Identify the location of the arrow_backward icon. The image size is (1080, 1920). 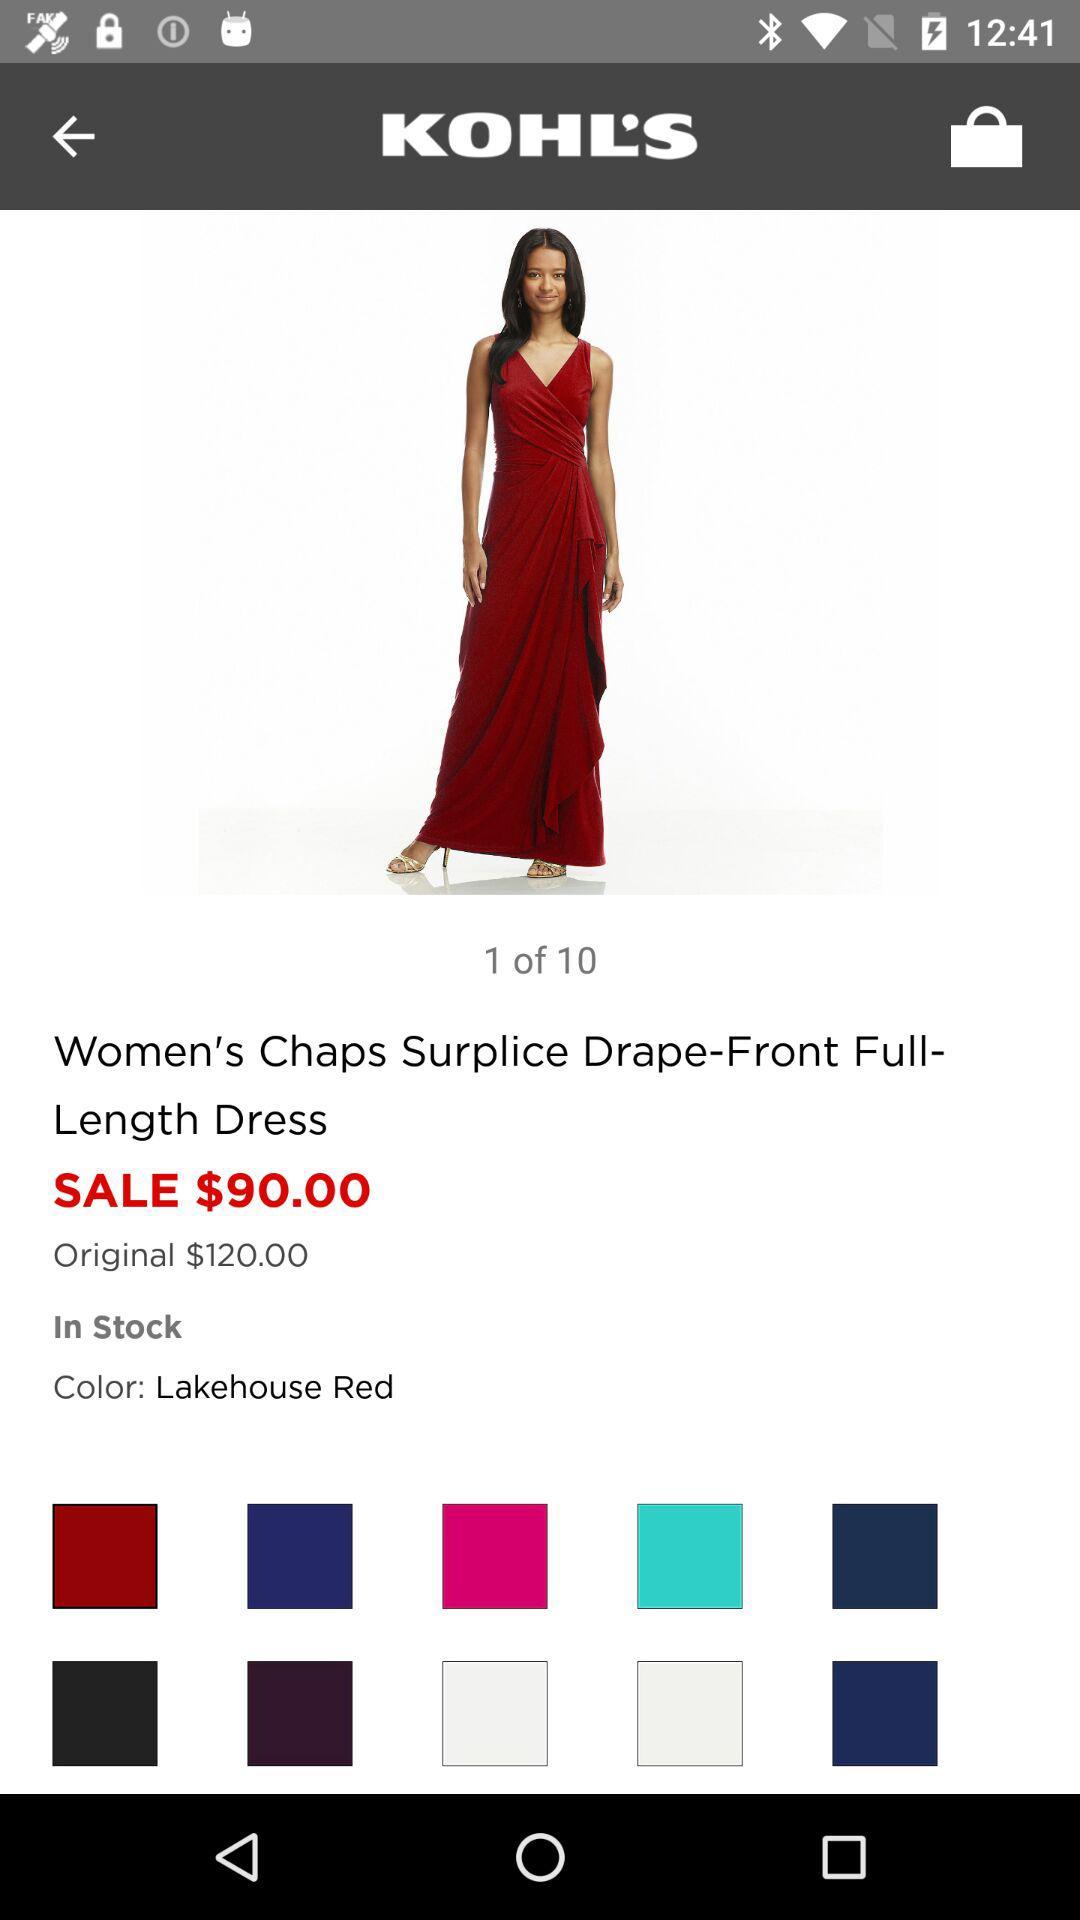
(72, 135).